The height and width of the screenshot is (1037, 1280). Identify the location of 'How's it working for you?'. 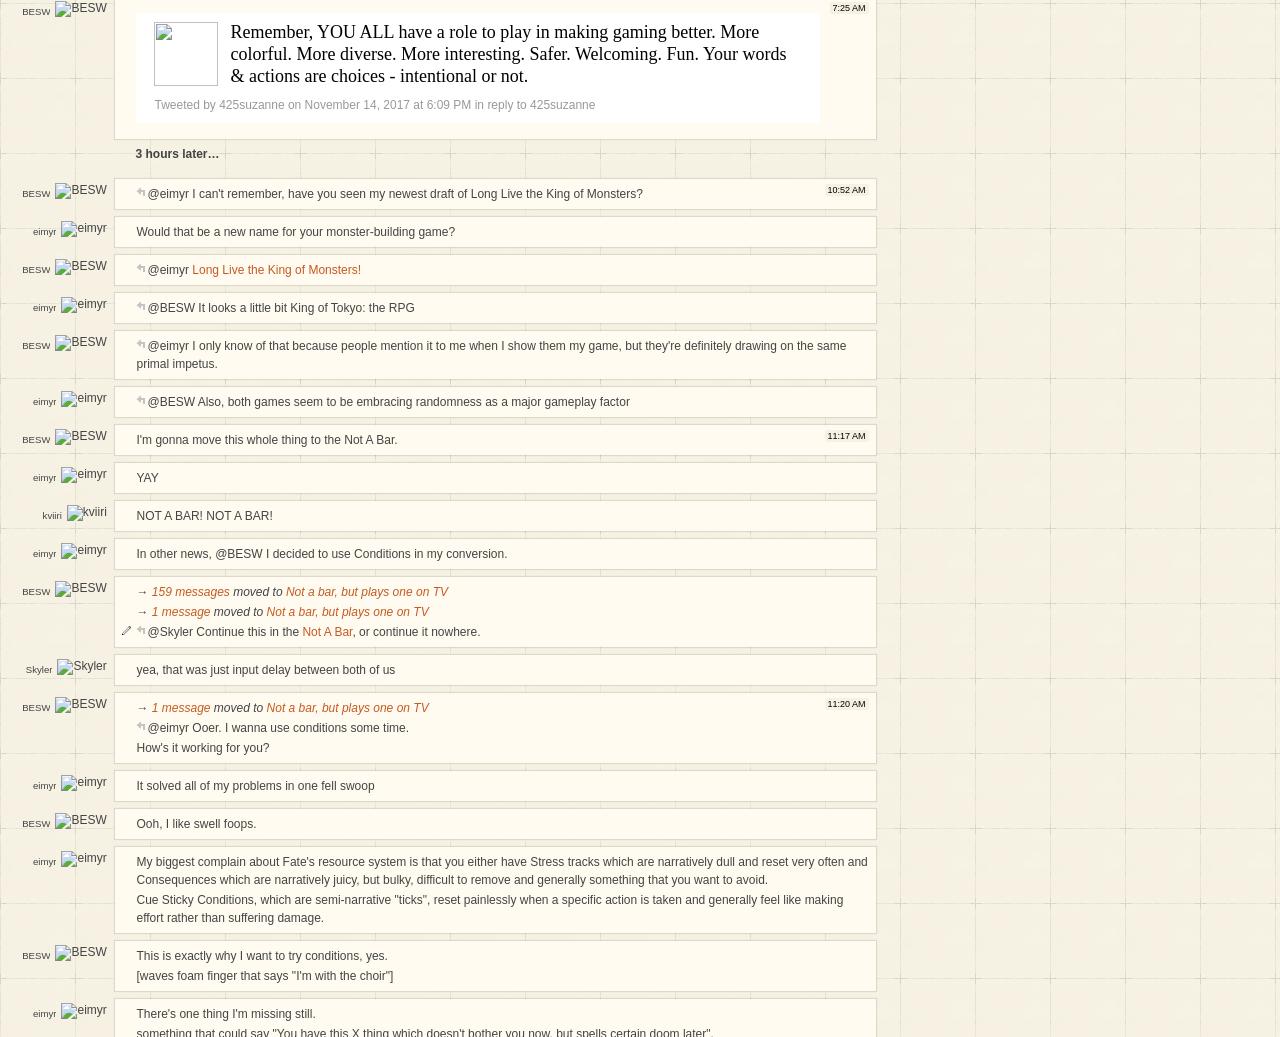
(202, 747).